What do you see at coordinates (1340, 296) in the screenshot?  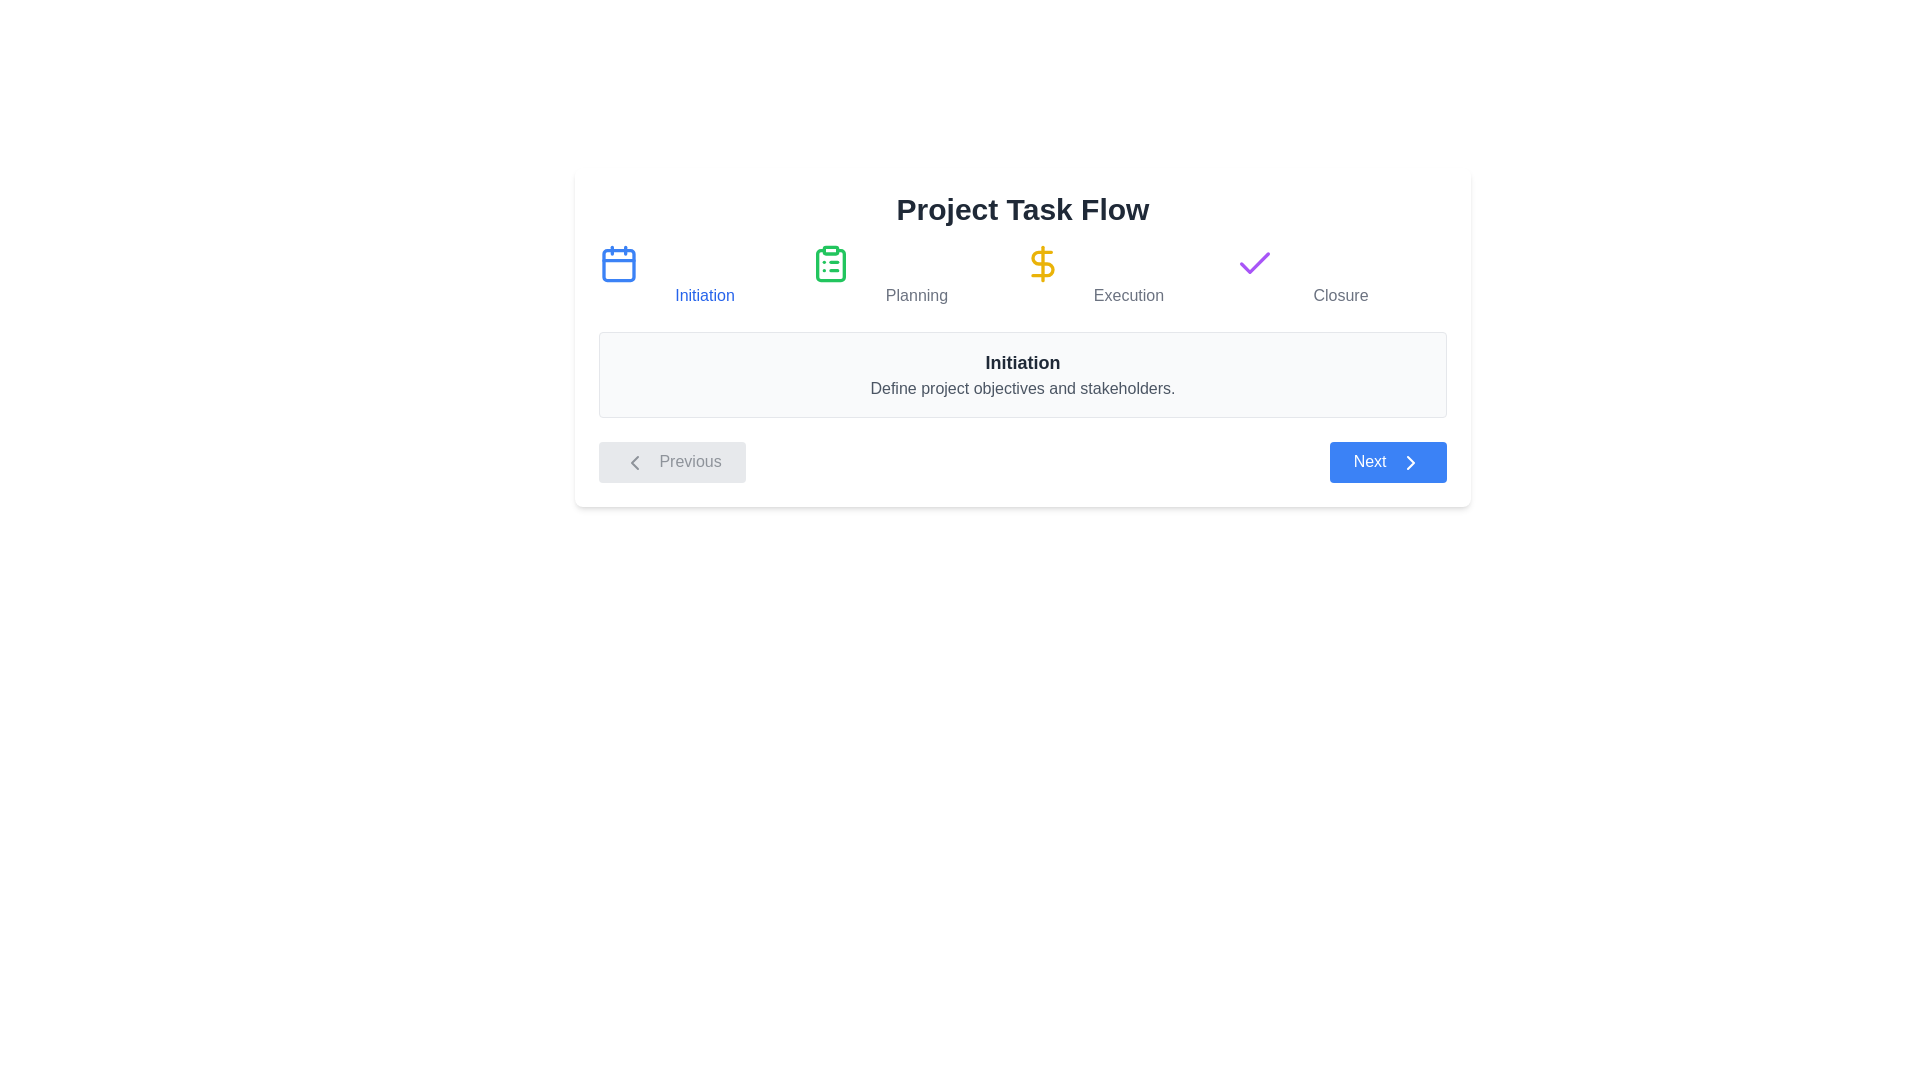 I see `the 'Closure' text label, which indicates the final phase in the project workflow, located to the right of the 'Execution' label and below a purple checkmark icon` at bounding box center [1340, 296].